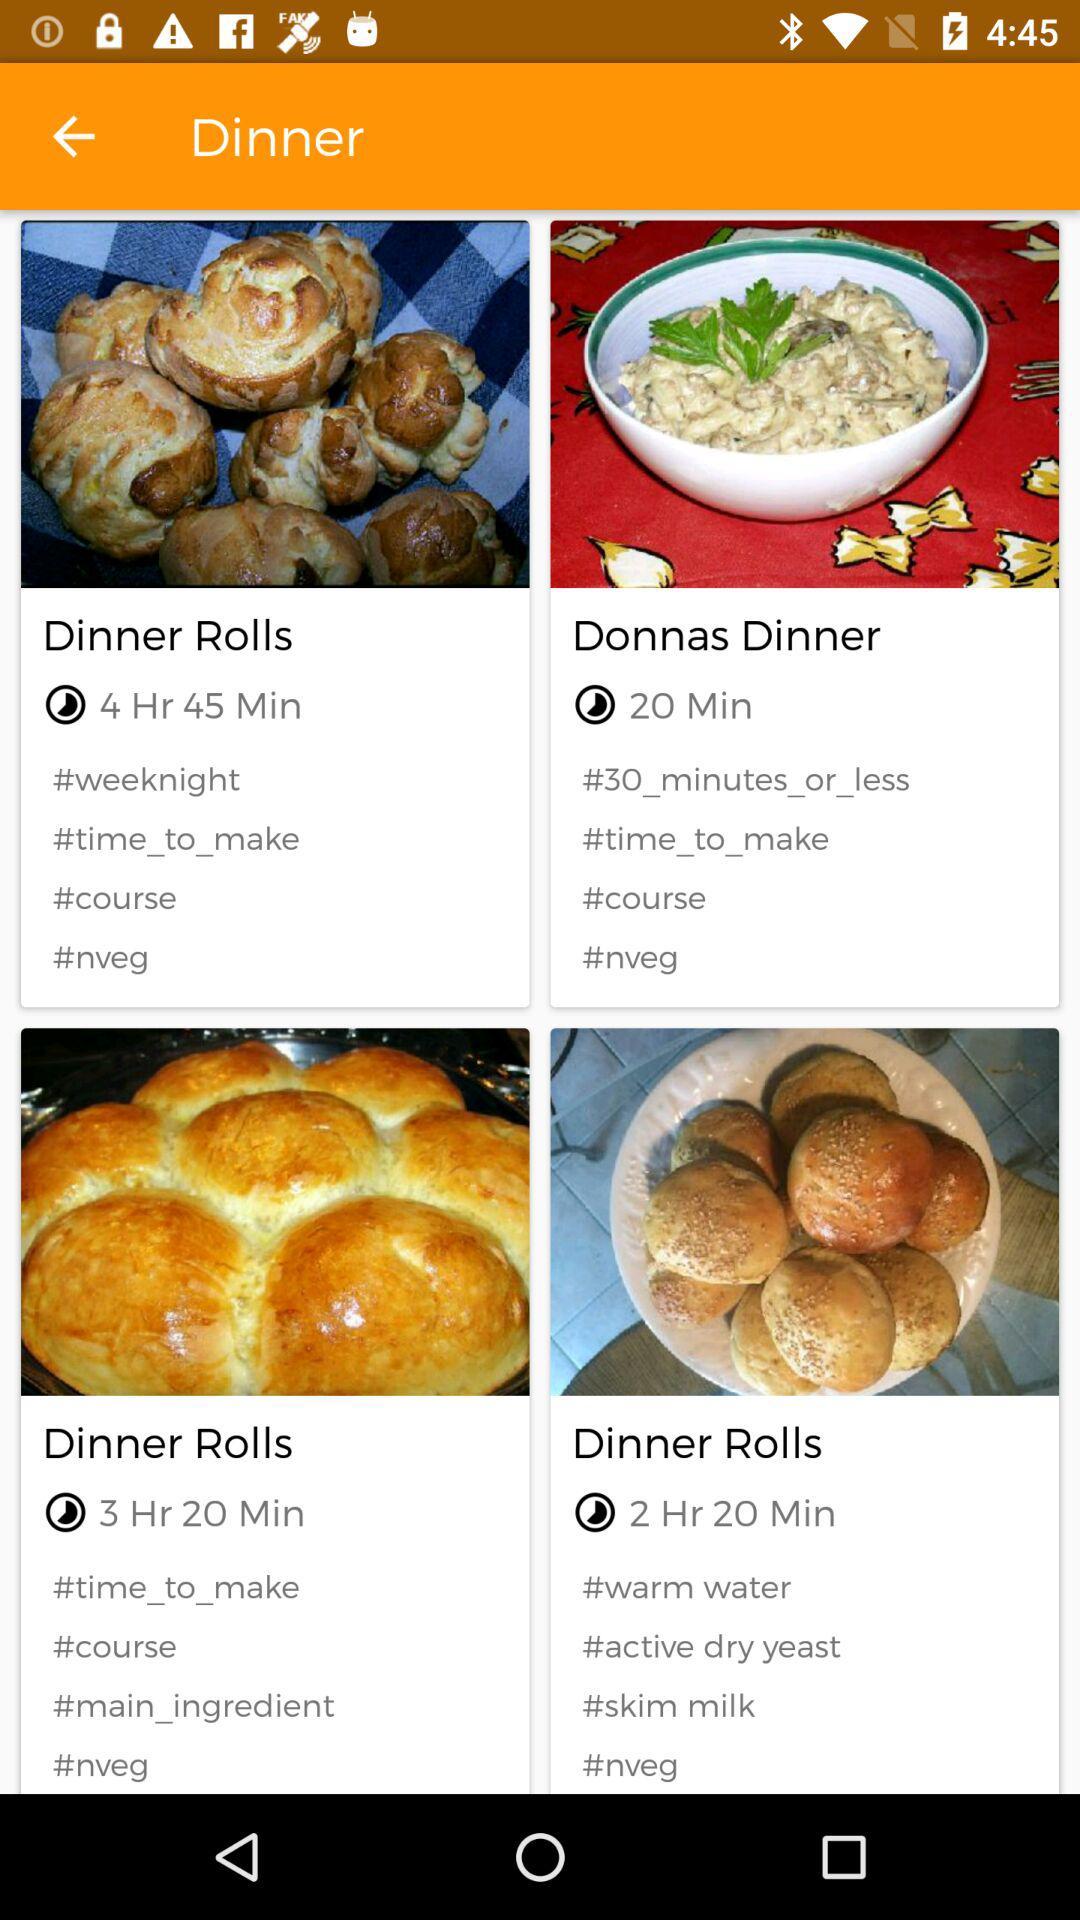 The width and height of the screenshot is (1080, 1920). I want to click on the item below the 2 hr 20 item, so click(803, 1585).